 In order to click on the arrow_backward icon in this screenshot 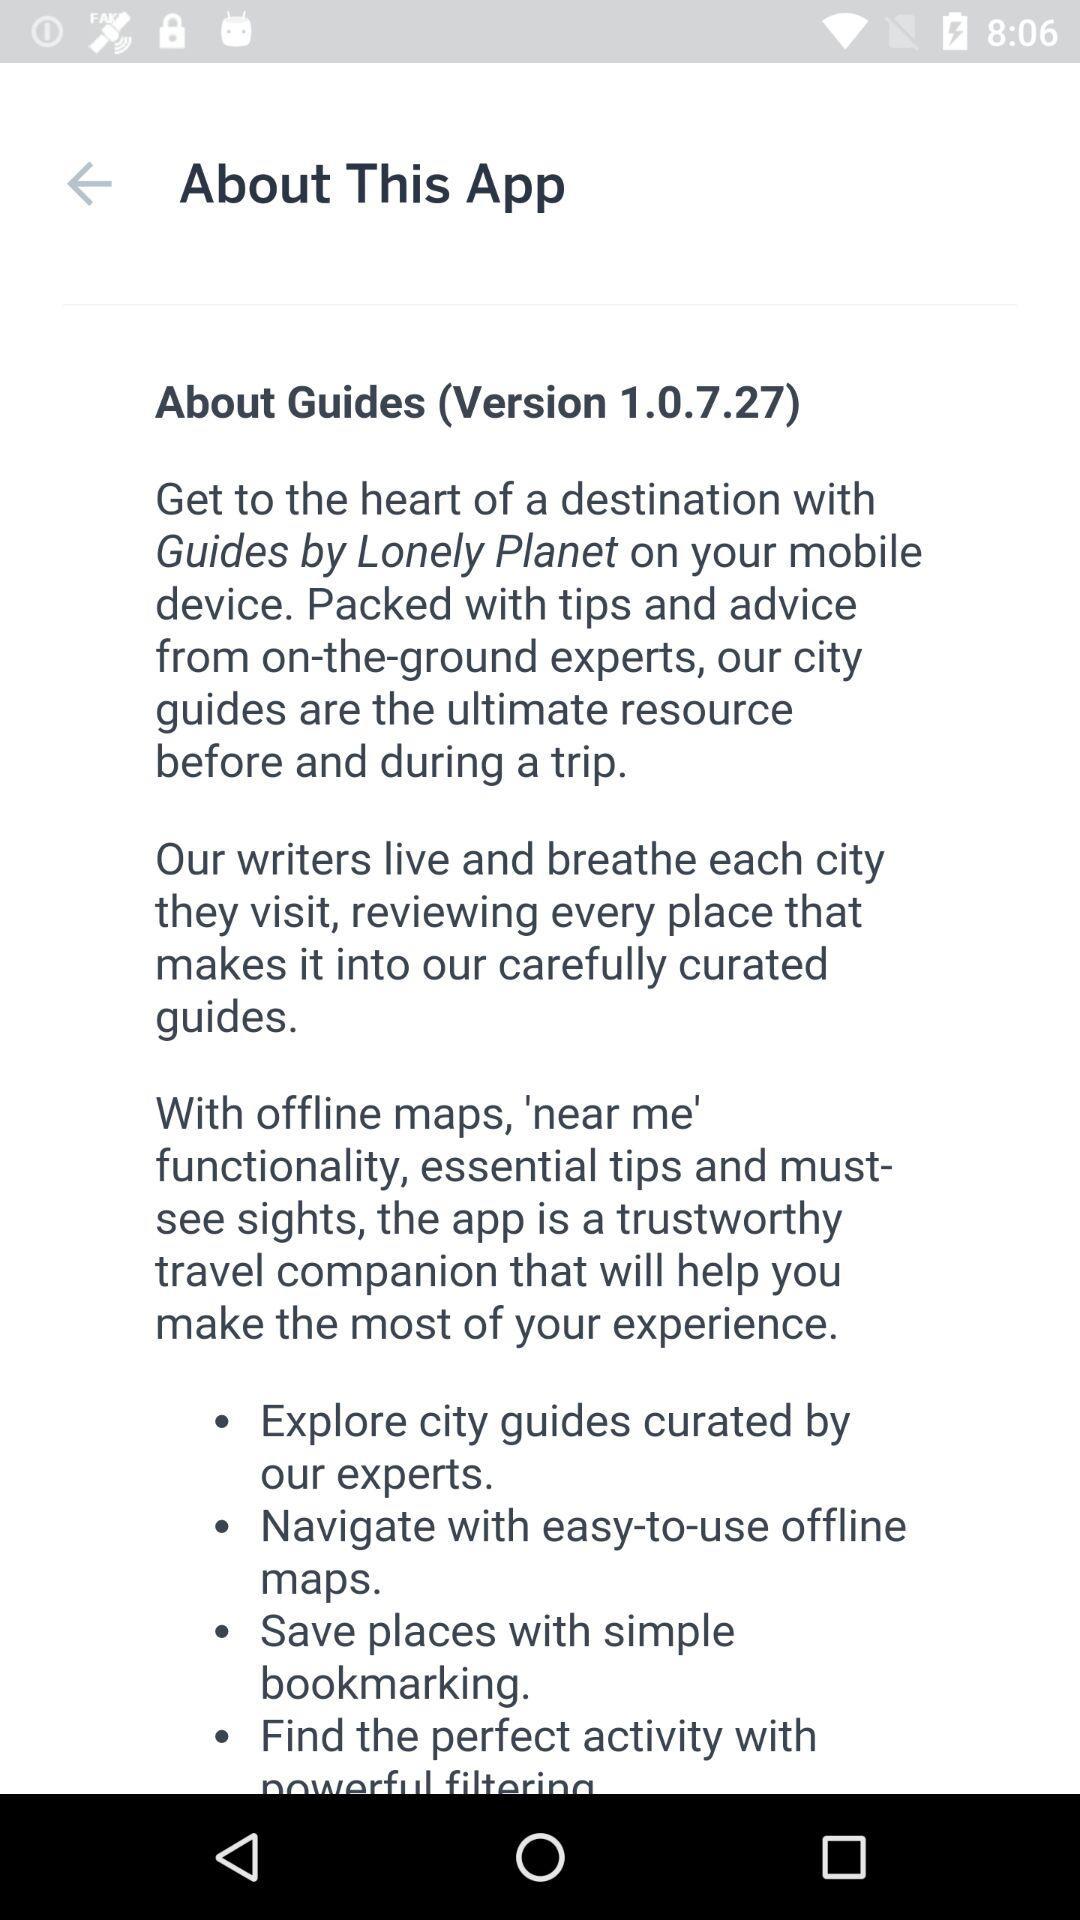, I will do `click(88, 183)`.